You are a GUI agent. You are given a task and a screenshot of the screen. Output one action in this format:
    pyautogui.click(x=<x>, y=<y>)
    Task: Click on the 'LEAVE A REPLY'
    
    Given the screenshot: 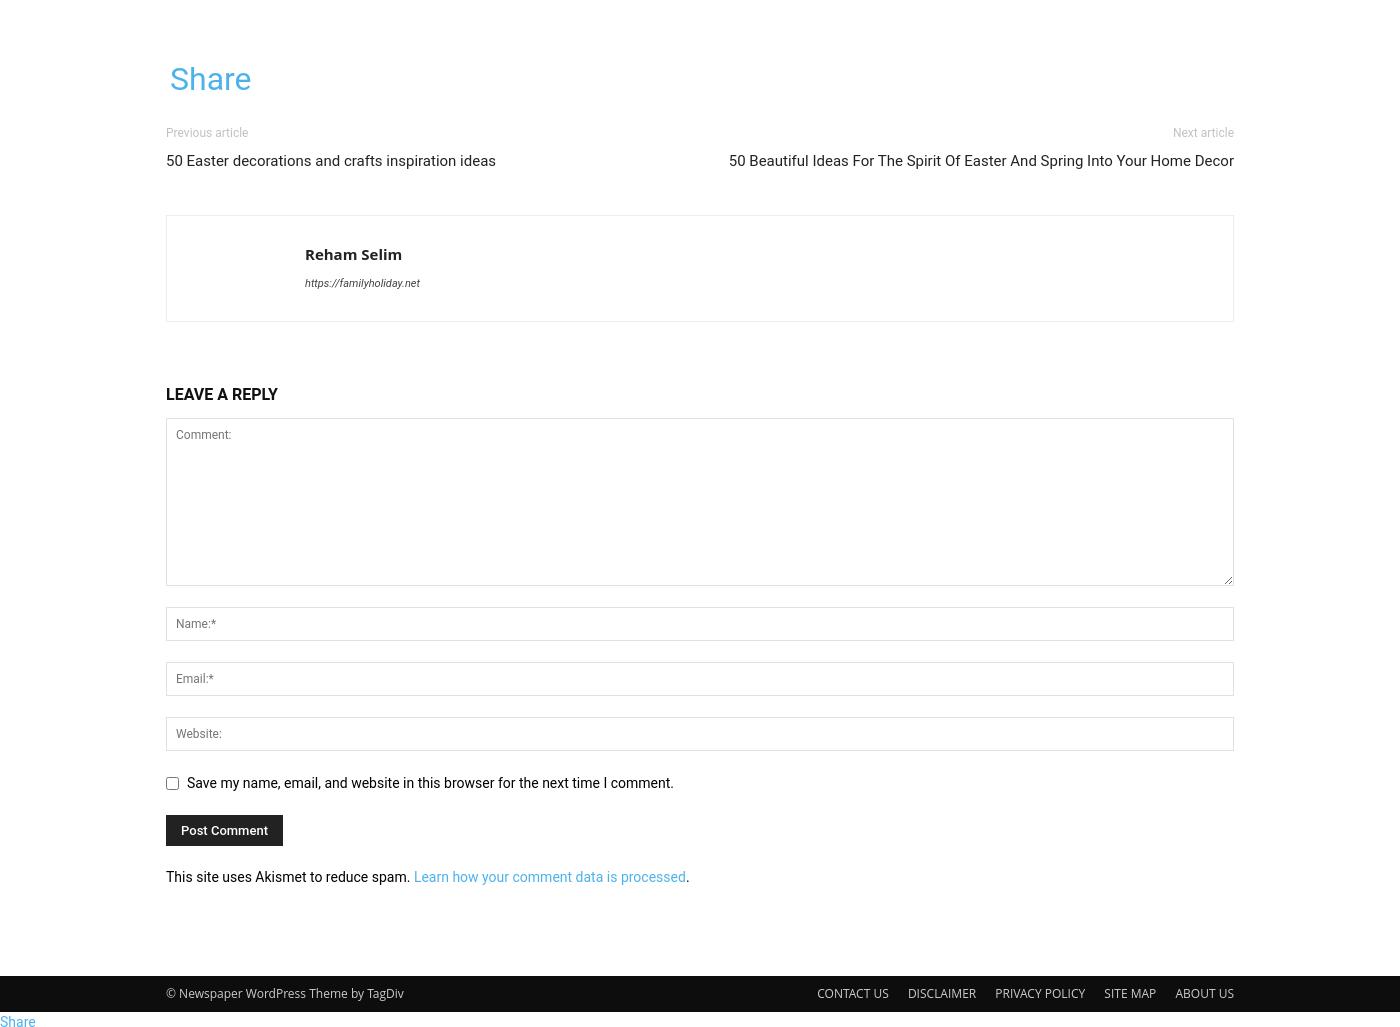 What is the action you would take?
    pyautogui.click(x=166, y=394)
    